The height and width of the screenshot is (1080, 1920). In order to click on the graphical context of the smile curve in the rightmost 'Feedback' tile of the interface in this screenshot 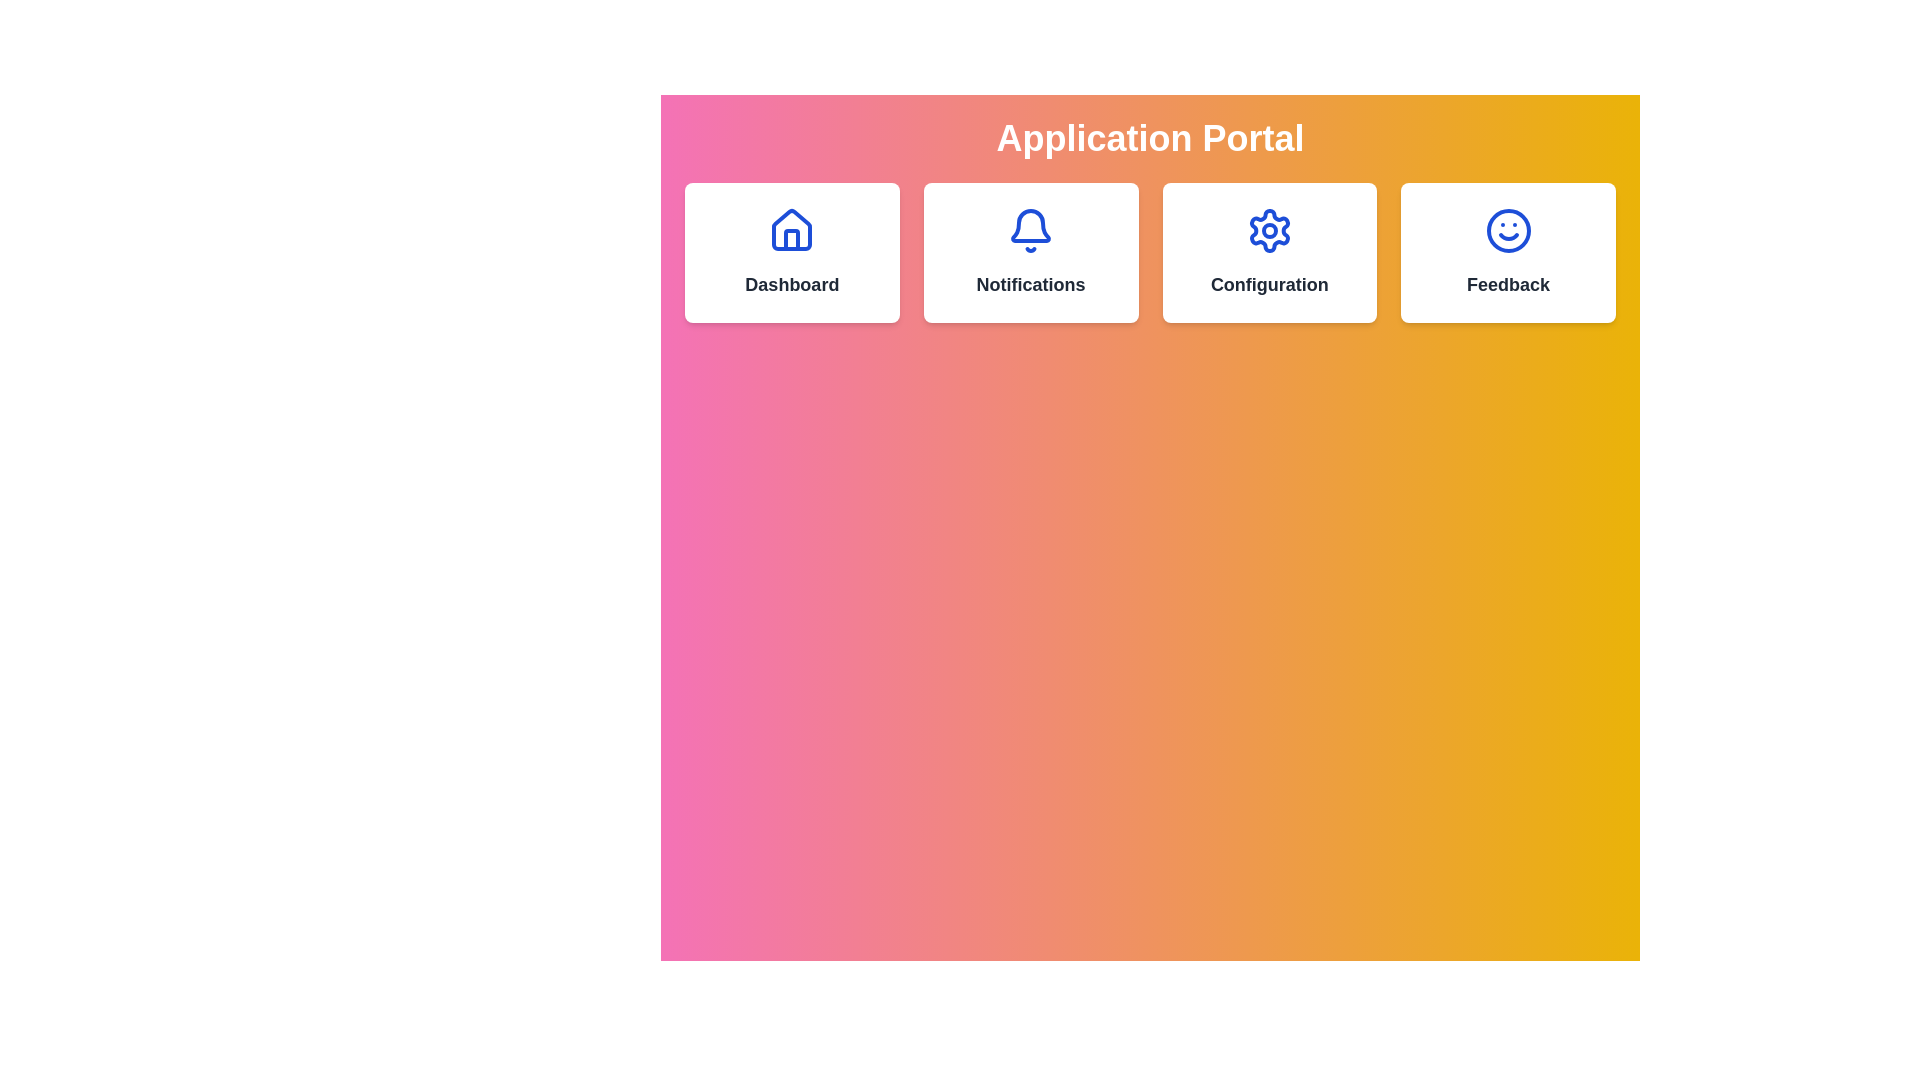, I will do `click(1508, 235)`.